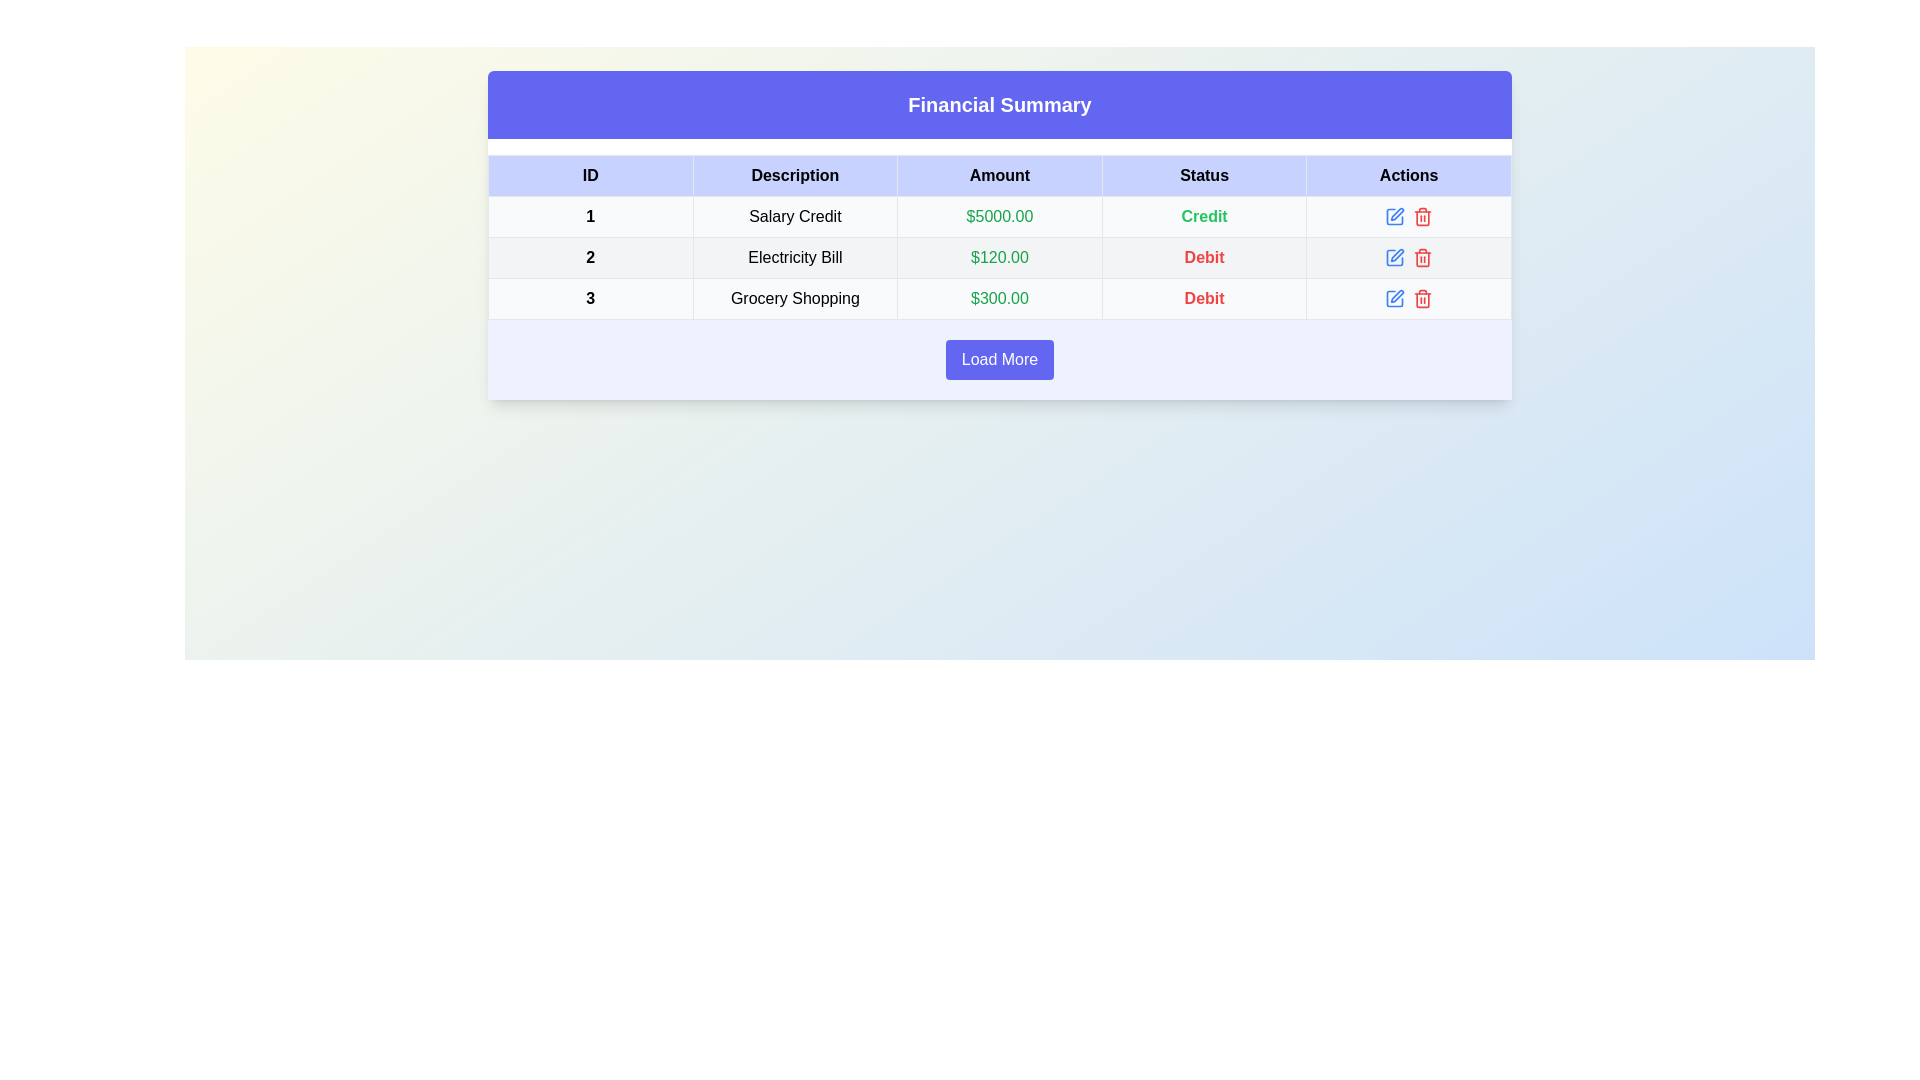 This screenshot has height=1080, width=1920. What do you see at coordinates (1422, 299) in the screenshot?
I see `the delete button with an icon located in the rightmost column of action icons in the financial summary table` at bounding box center [1422, 299].